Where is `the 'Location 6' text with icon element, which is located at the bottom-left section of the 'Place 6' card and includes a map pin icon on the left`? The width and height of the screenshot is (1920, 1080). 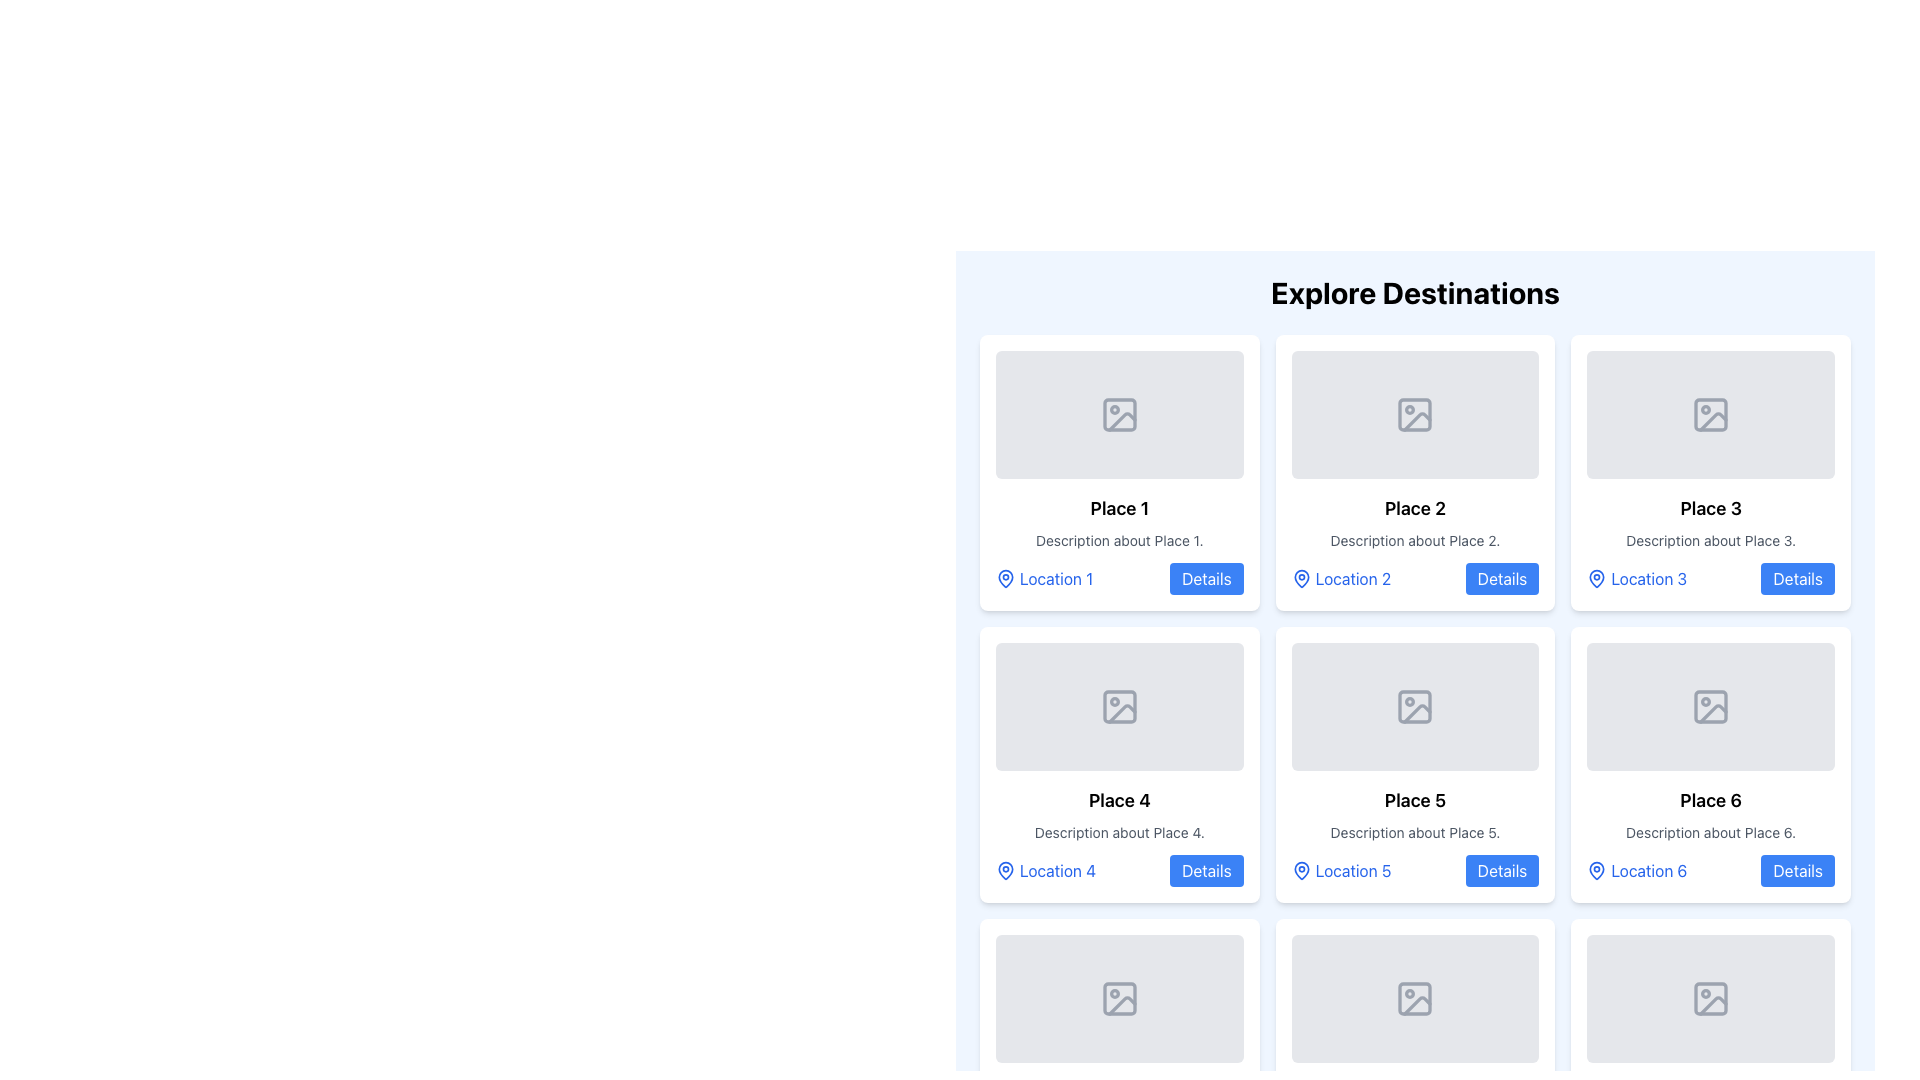
the 'Location 6' text with icon element, which is located at the bottom-left section of the 'Place 6' card and includes a map pin icon on the left is located at coordinates (1637, 870).